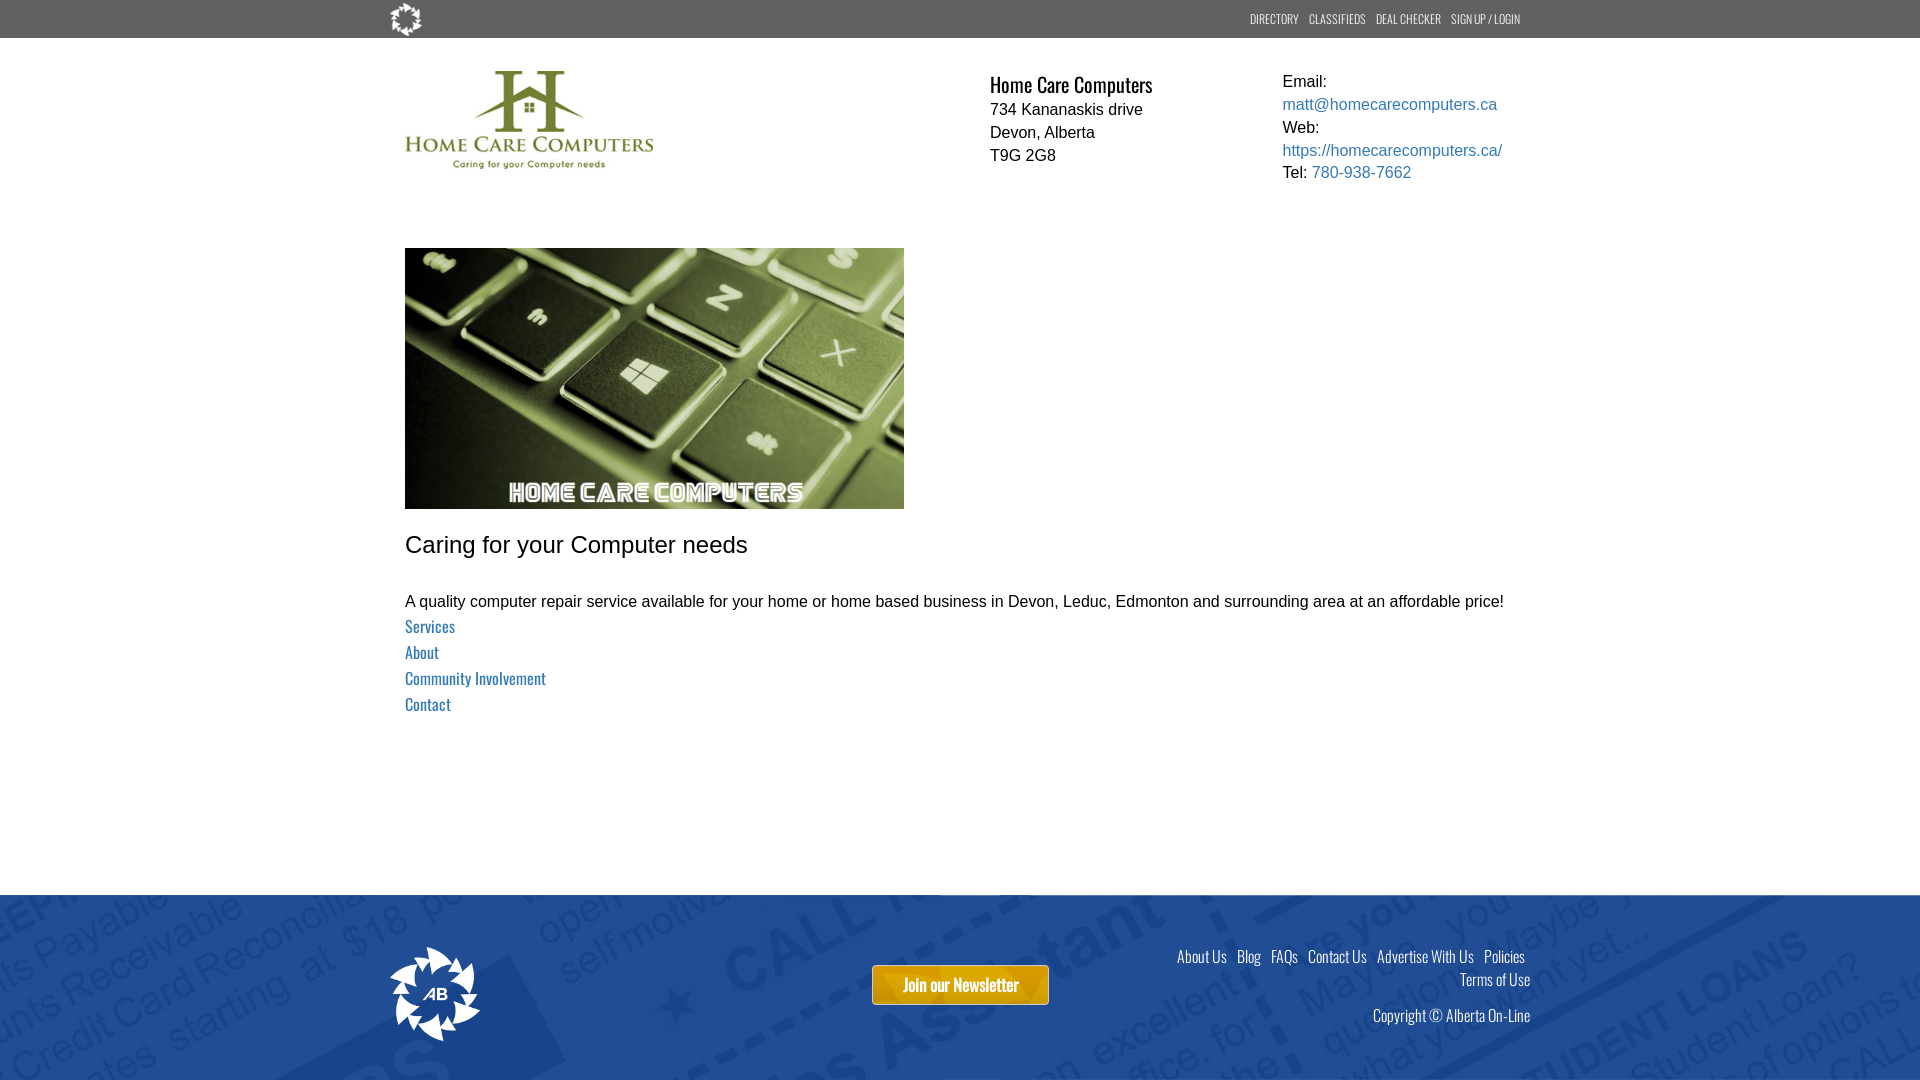  What do you see at coordinates (1361, 171) in the screenshot?
I see `'780-938-7662'` at bounding box center [1361, 171].